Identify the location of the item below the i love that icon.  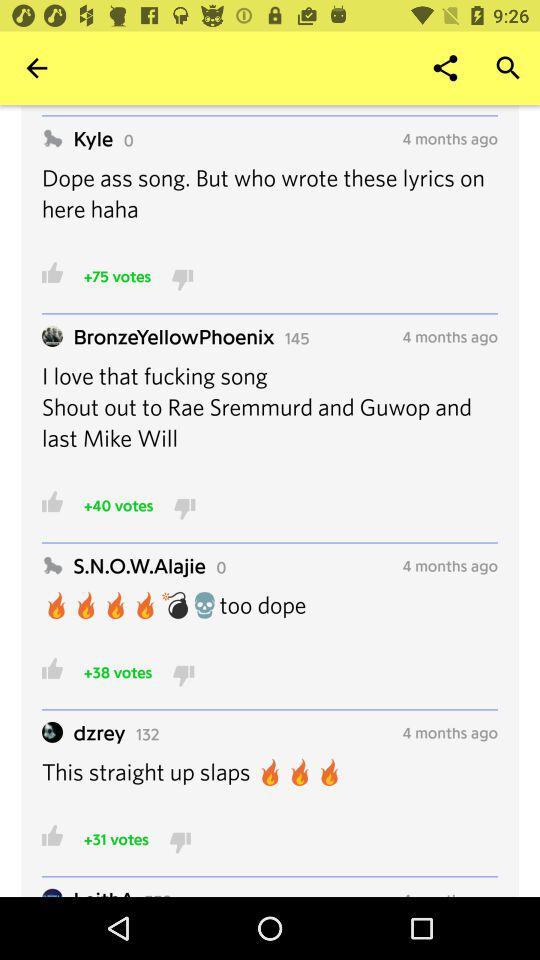
(118, 504).